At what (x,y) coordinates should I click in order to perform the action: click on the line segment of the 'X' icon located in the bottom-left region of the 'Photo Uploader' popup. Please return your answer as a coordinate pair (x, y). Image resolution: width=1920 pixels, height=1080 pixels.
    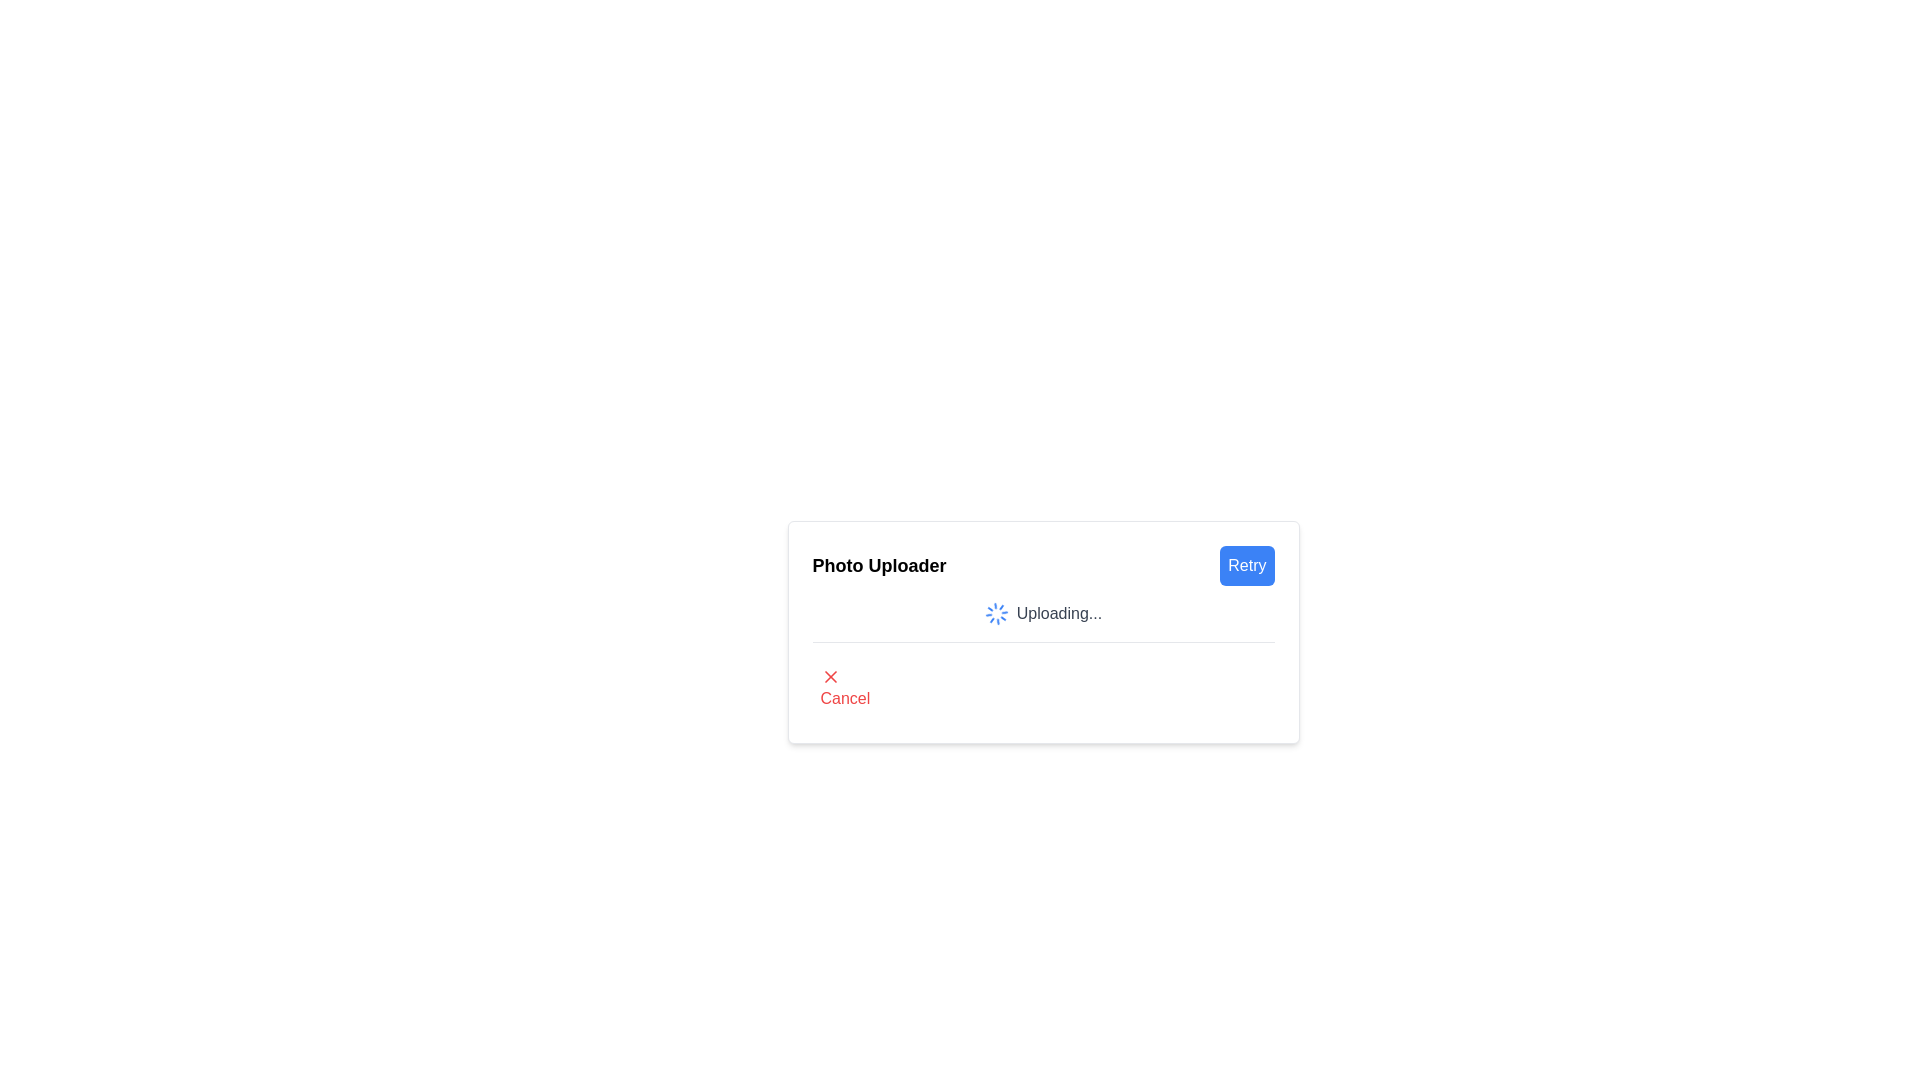
    Looking at the image, I should click on (830, 676).